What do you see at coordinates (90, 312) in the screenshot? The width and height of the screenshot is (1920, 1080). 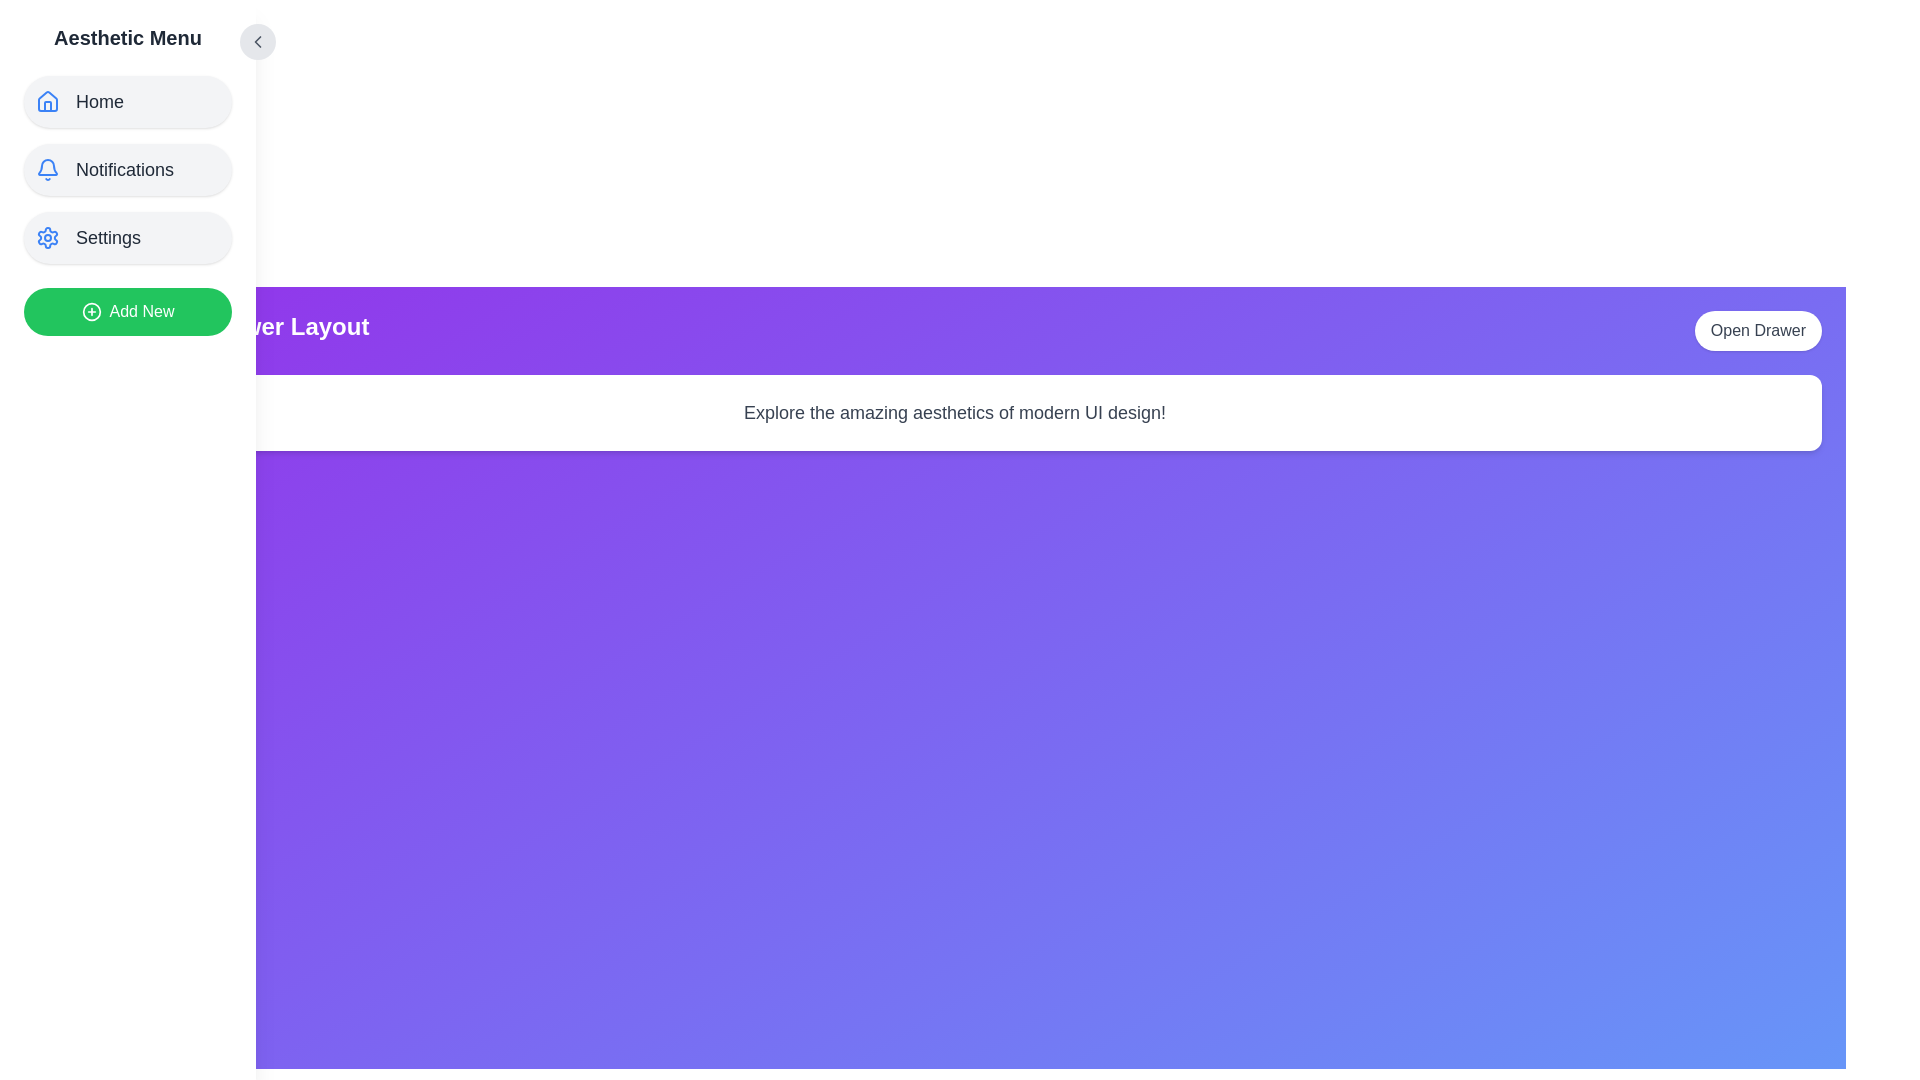 I see `the circular 'Add' icon located within the green circular button labeled 'Add New' in the left-hand menu panel` at bounding box center [90, 312].